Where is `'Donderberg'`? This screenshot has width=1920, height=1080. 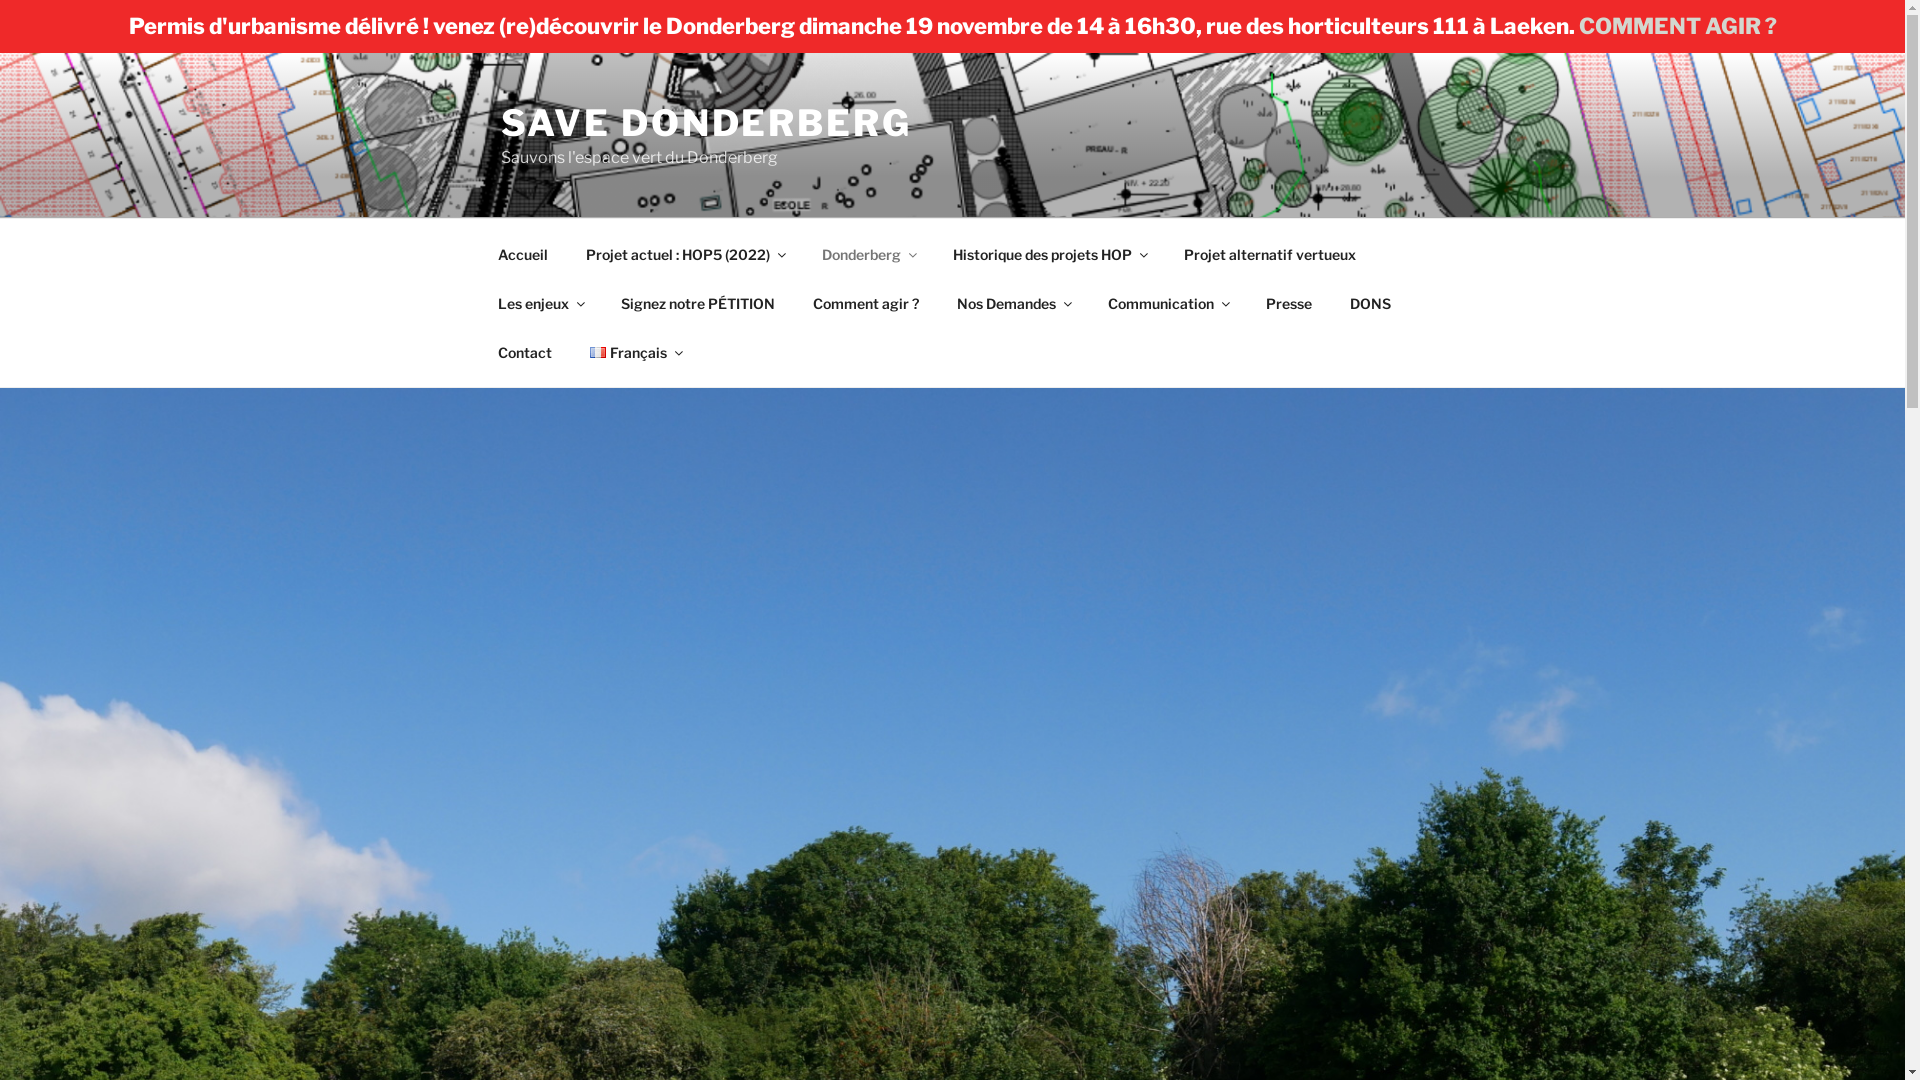 'Donderberg' is located at coordinates (804, 253).